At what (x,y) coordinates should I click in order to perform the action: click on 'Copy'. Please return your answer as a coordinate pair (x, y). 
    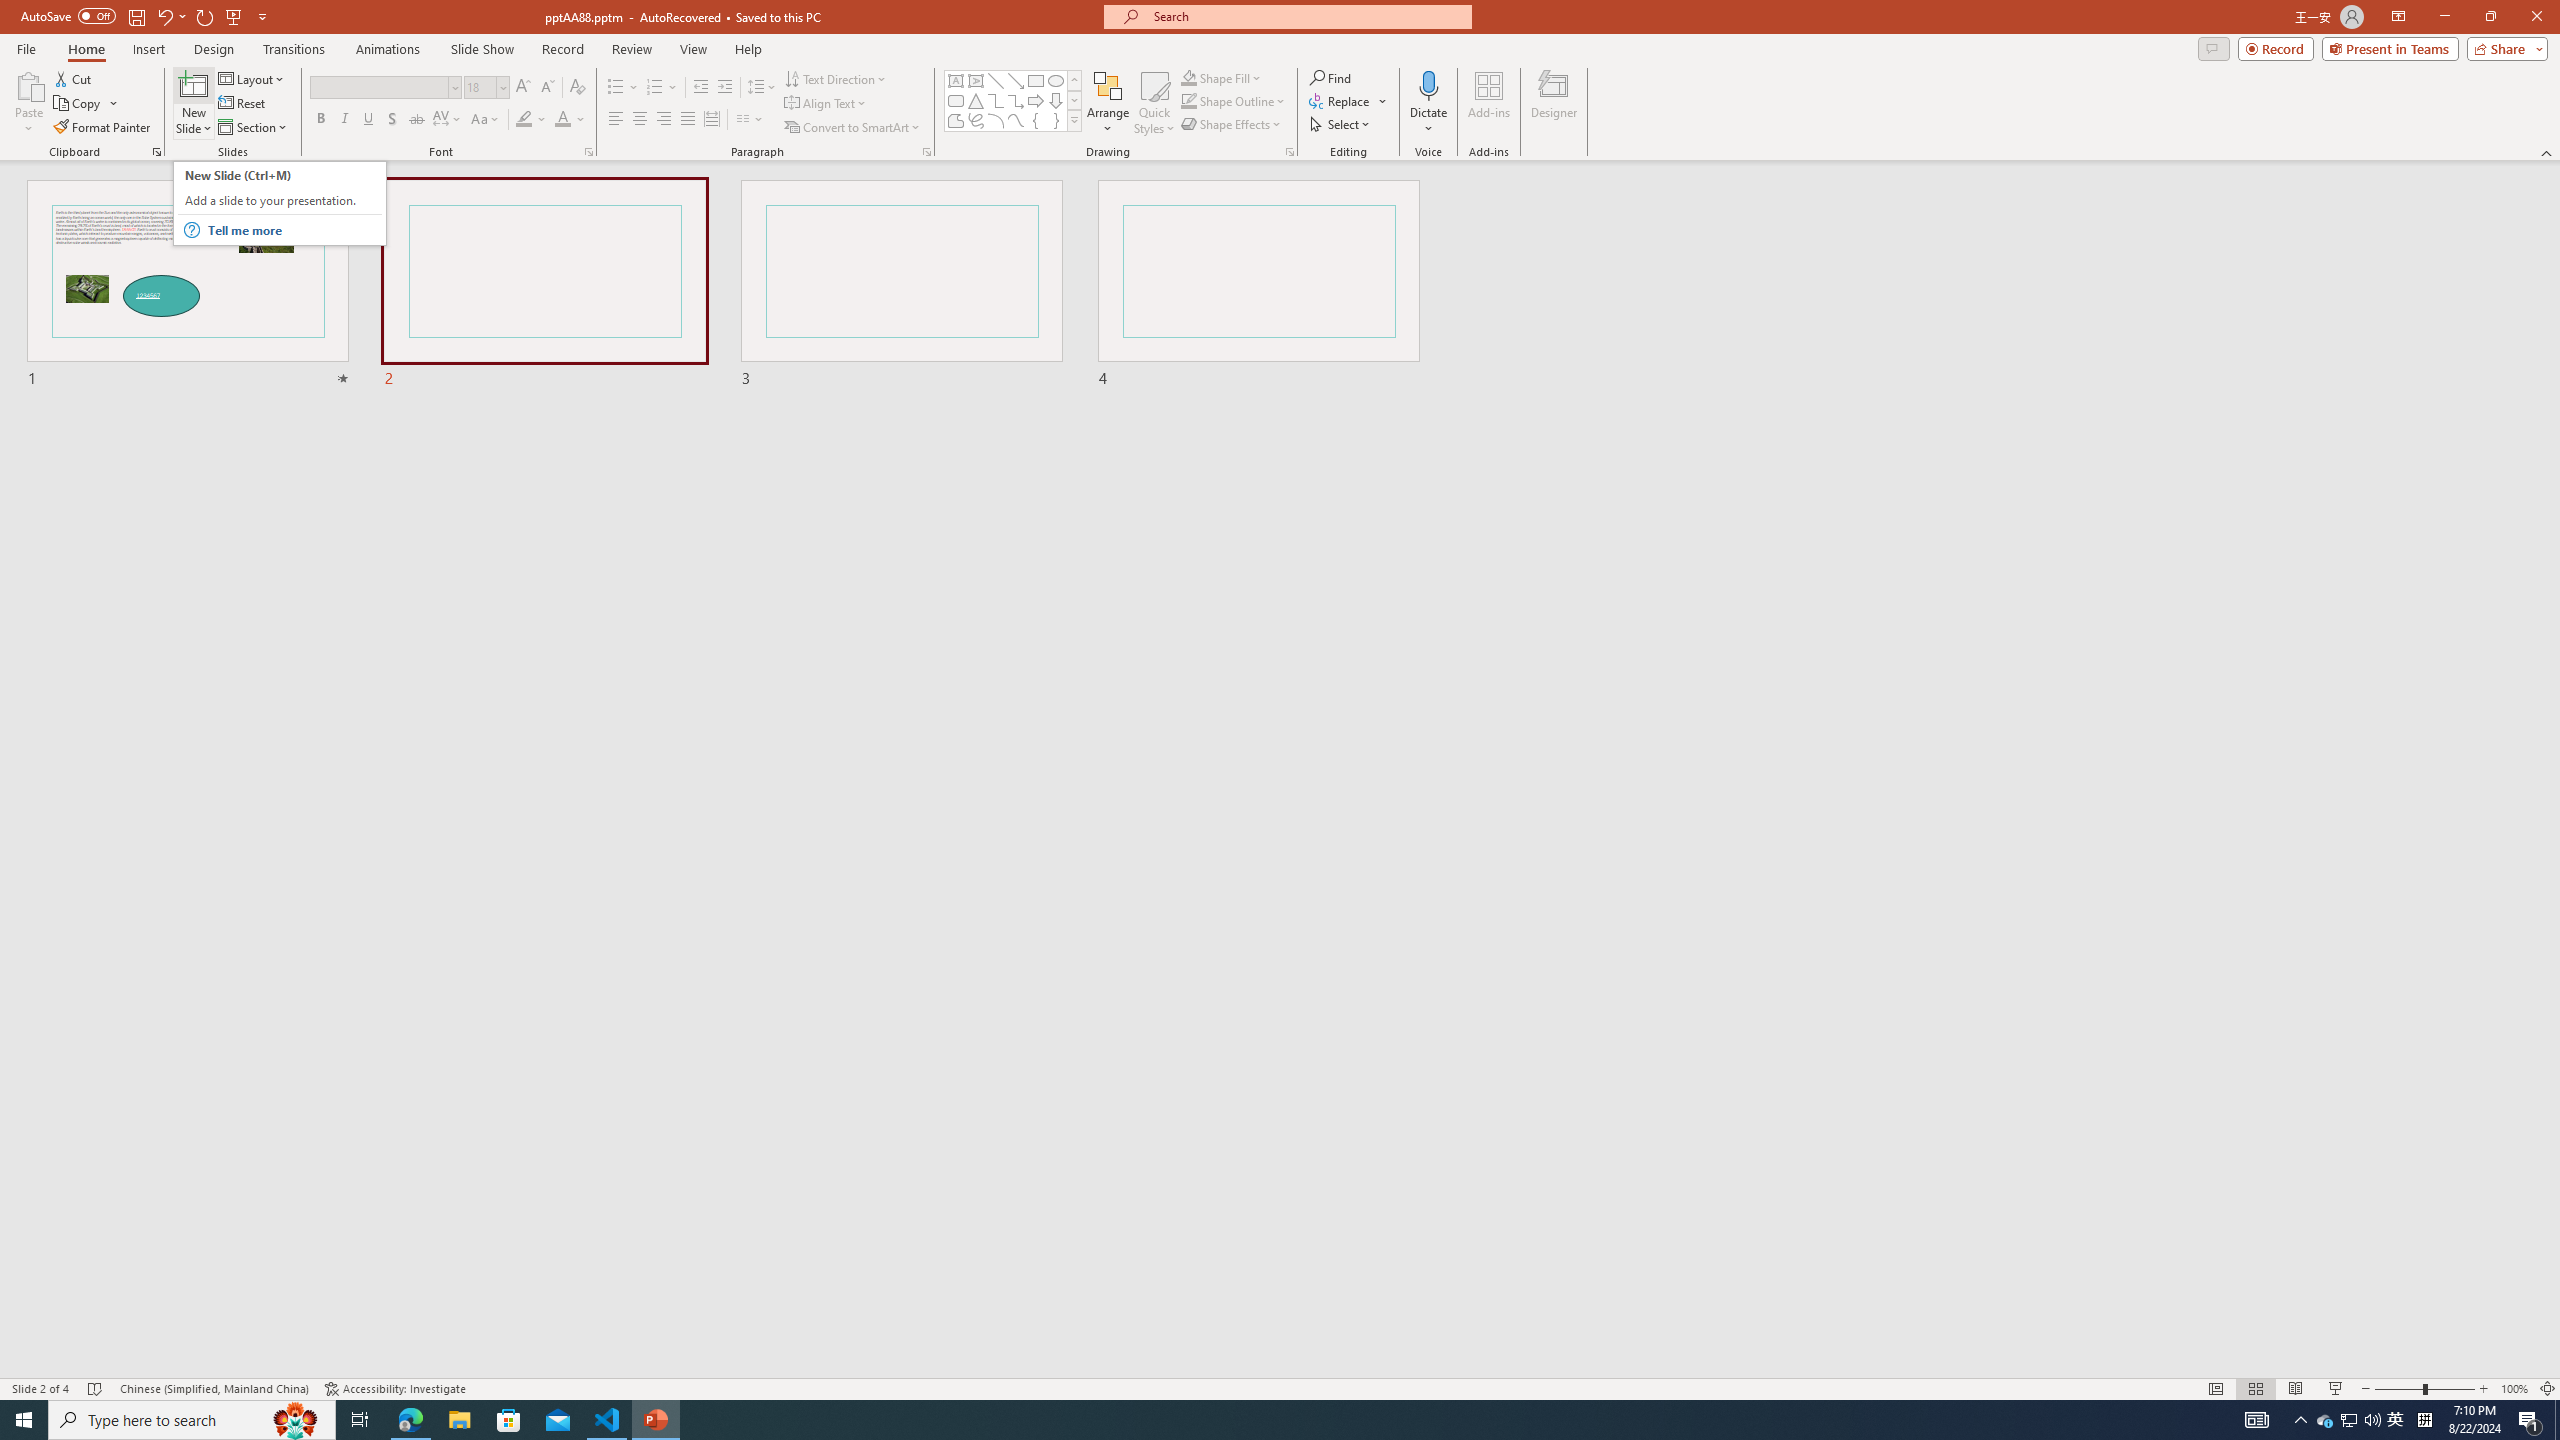
    Looking at the image, I should click on (86, 103).